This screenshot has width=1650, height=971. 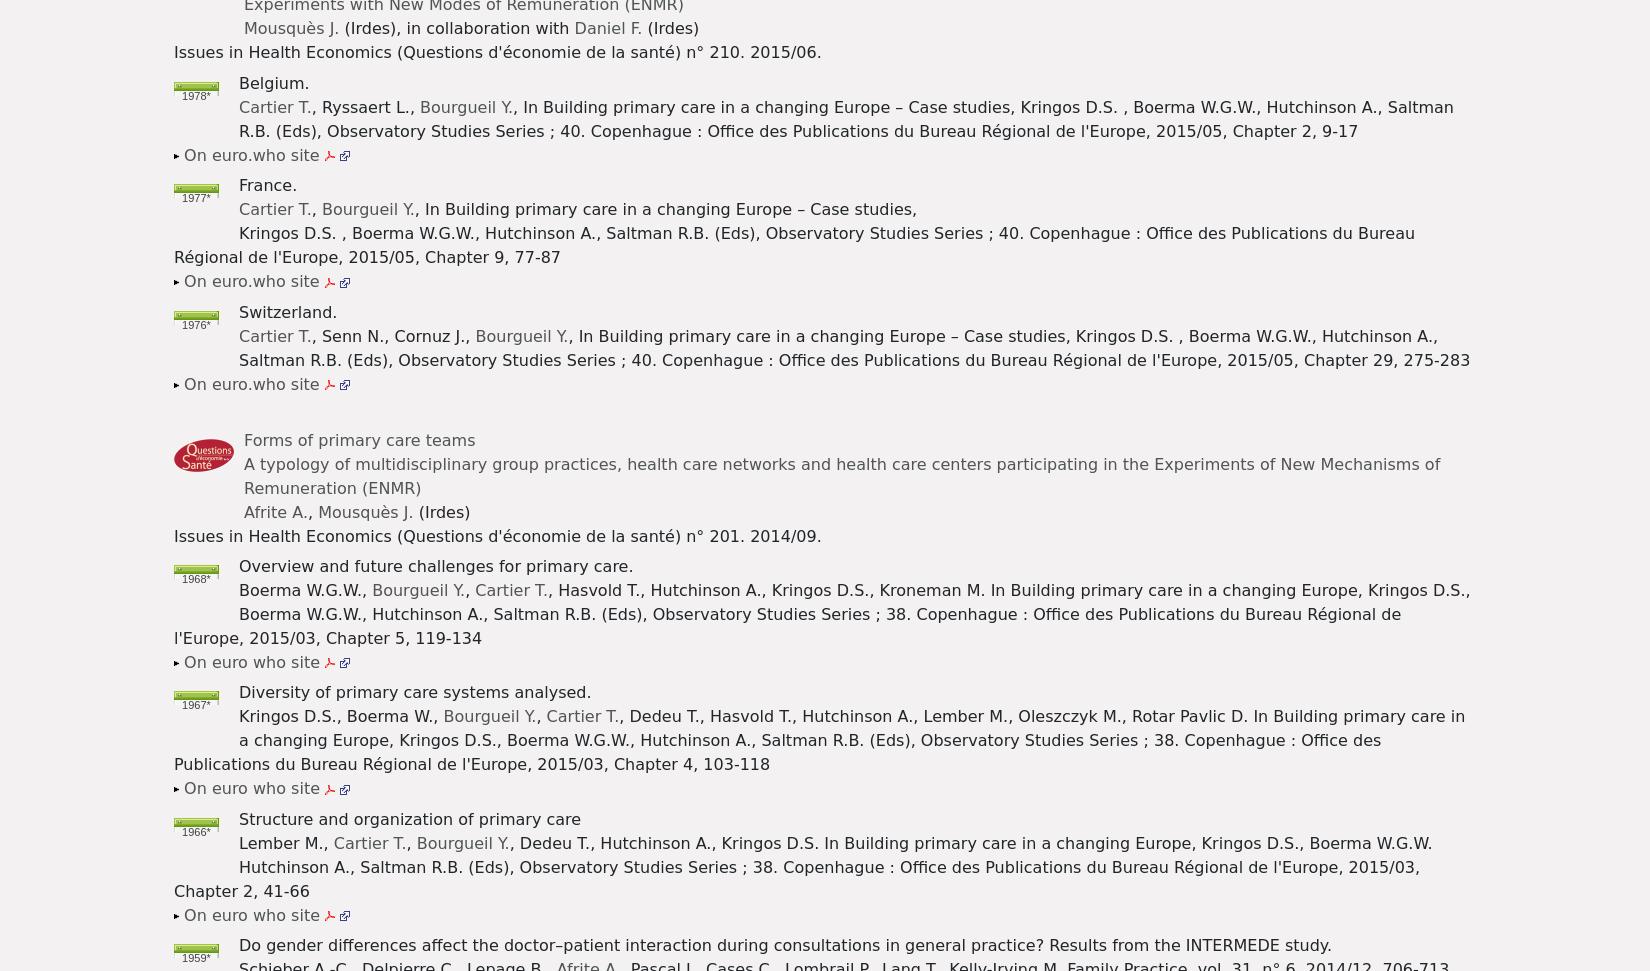 What do you see at coordinates (674, 726) in the screenshot?
I see `'Can physician gate-keeping and patient  choice be reconciled in France ? Analysis of recent reform.'` at bounding box center [674, 726].